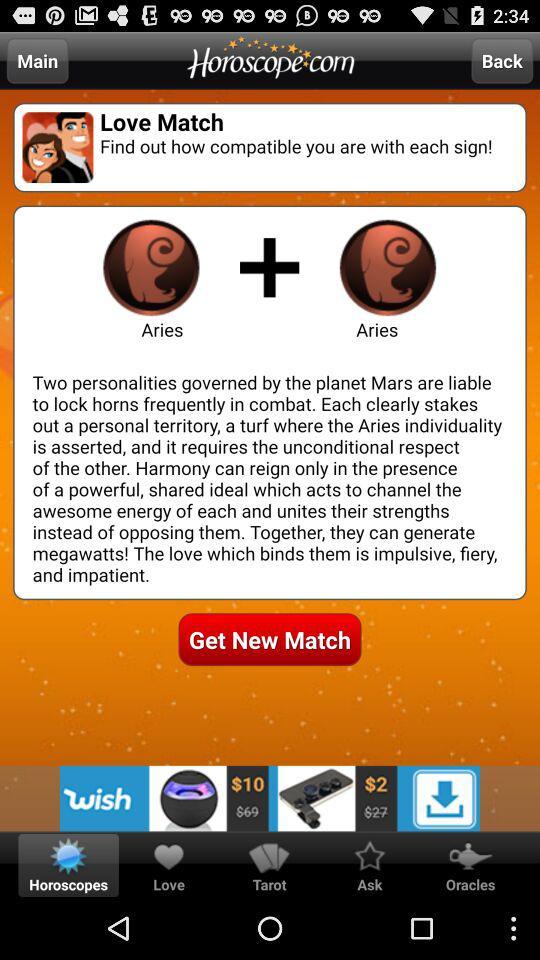 This screenshot has width=540, height=960. What do you see at coordinates (150, 266) in the screenshot?
I see `aries button` at bounding box center [150, 266].